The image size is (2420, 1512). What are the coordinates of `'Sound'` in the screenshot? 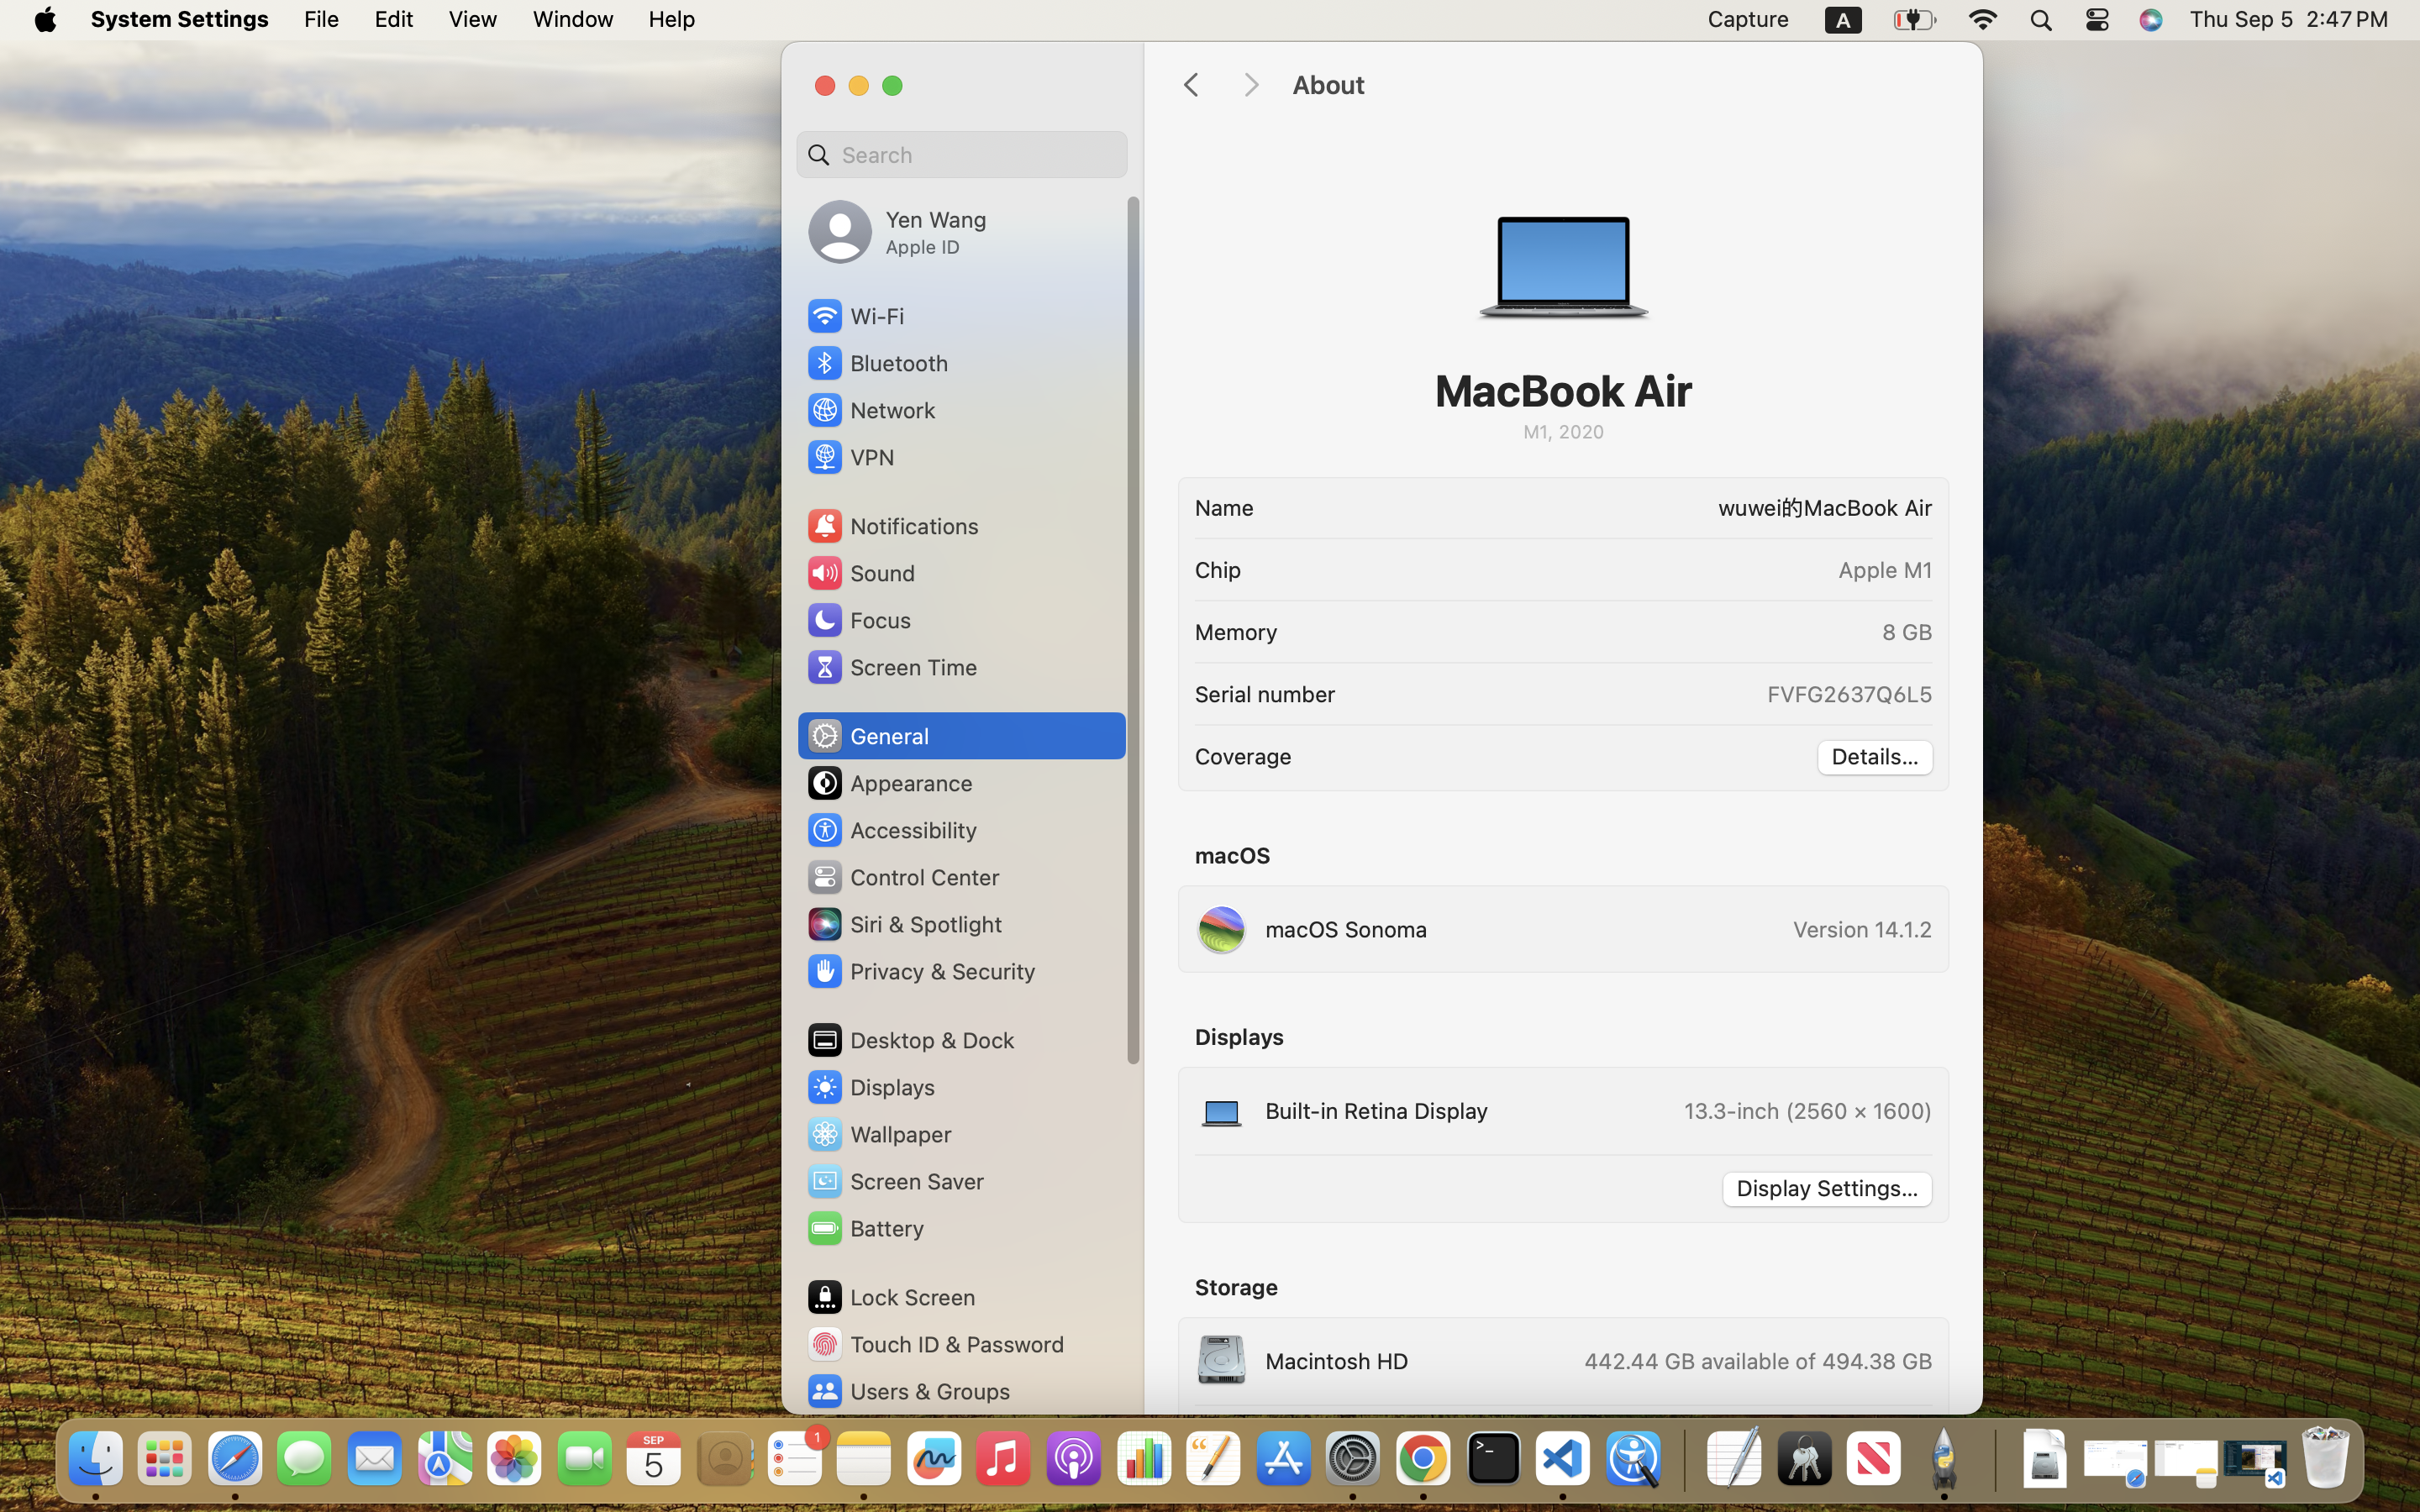 It's located at (860, 571).